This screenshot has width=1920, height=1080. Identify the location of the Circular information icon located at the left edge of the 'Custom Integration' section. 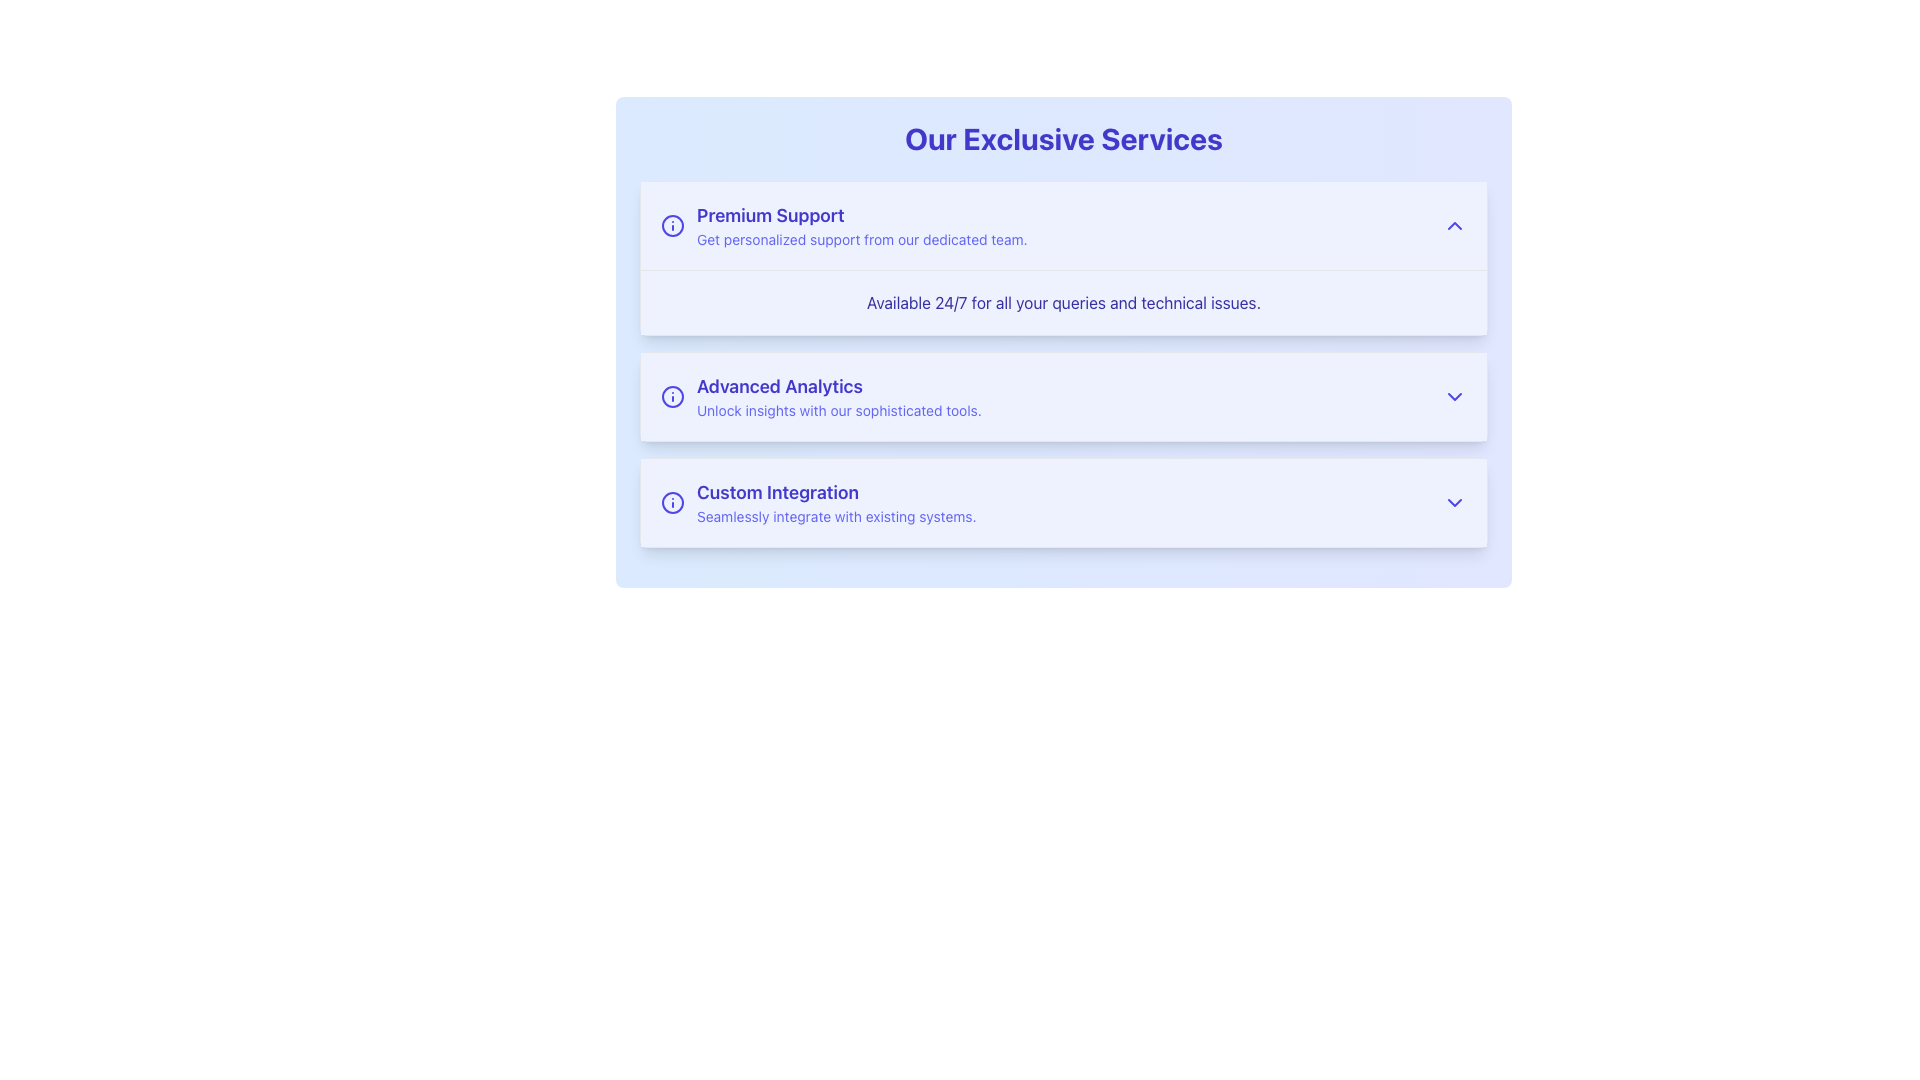
(672, 501).